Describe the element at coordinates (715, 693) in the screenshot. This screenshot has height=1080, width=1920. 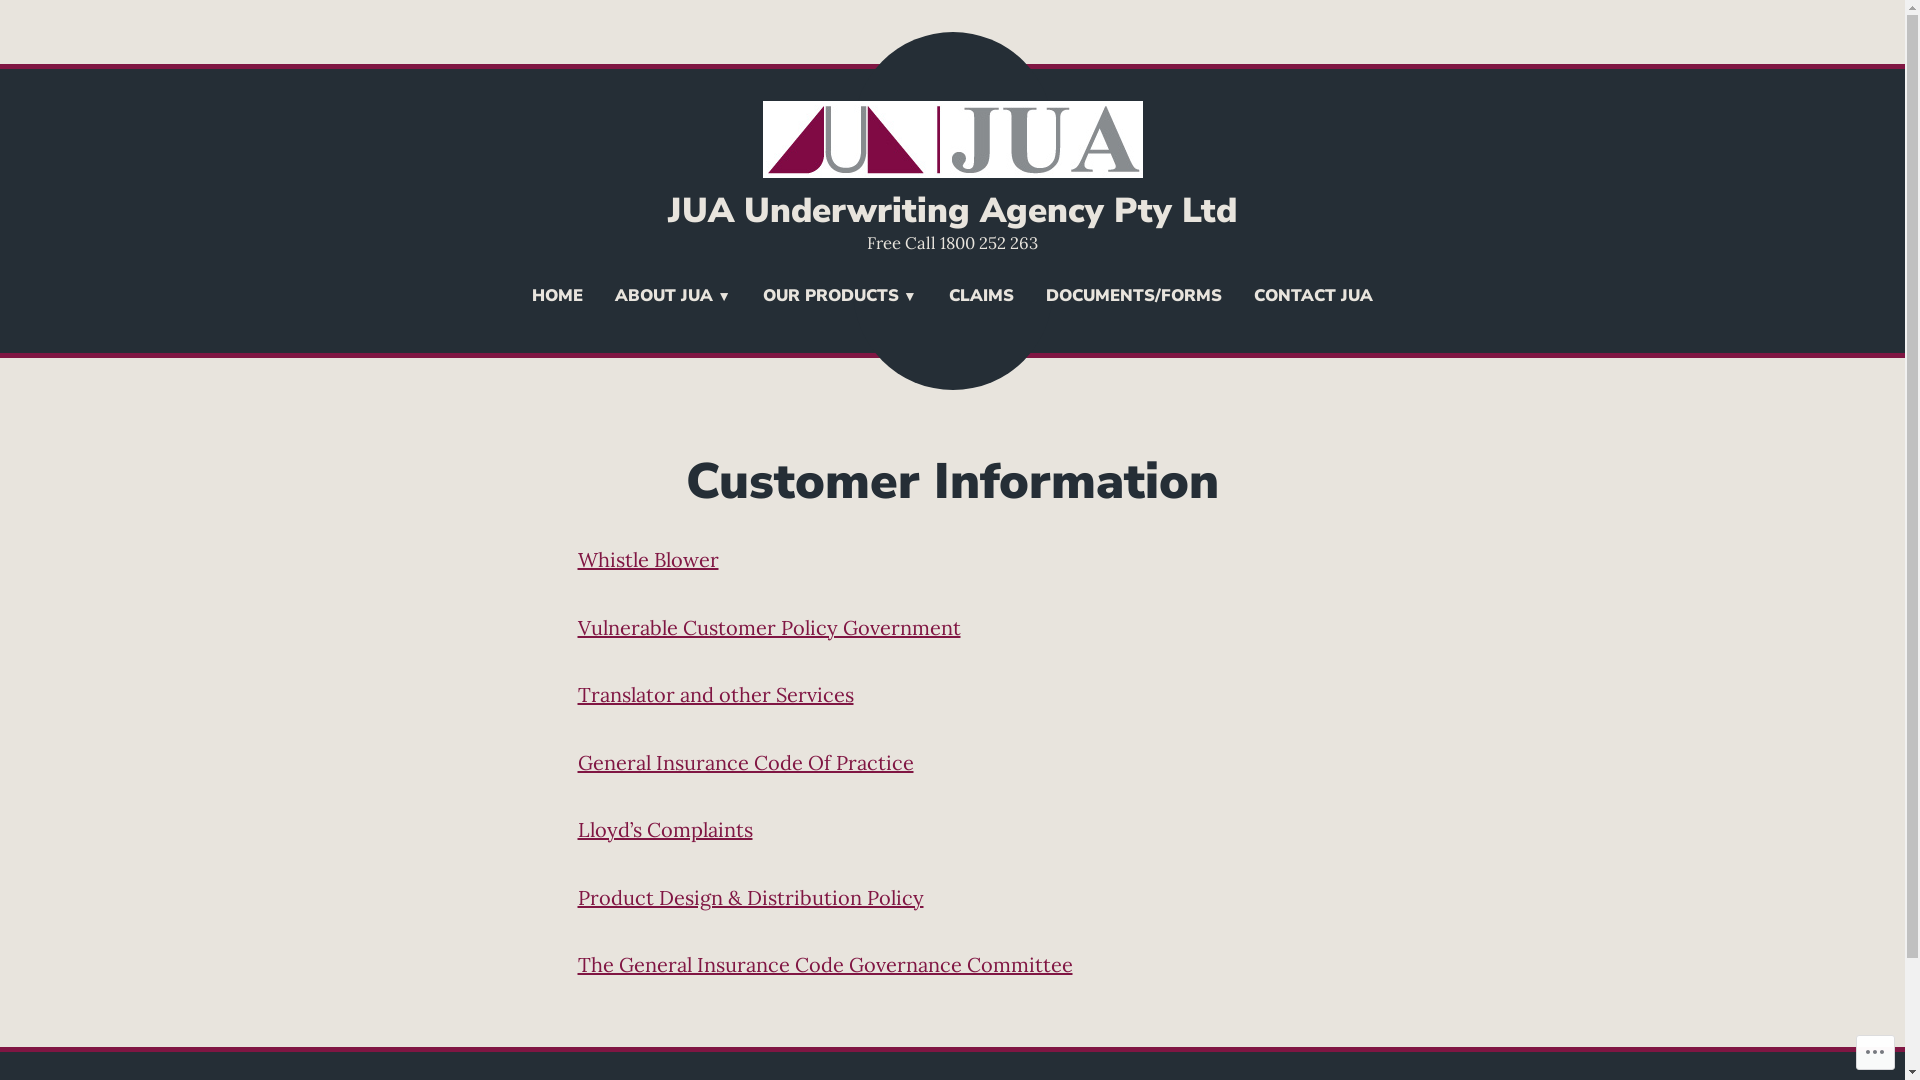
I see `'Translator and other Services'` at that location.